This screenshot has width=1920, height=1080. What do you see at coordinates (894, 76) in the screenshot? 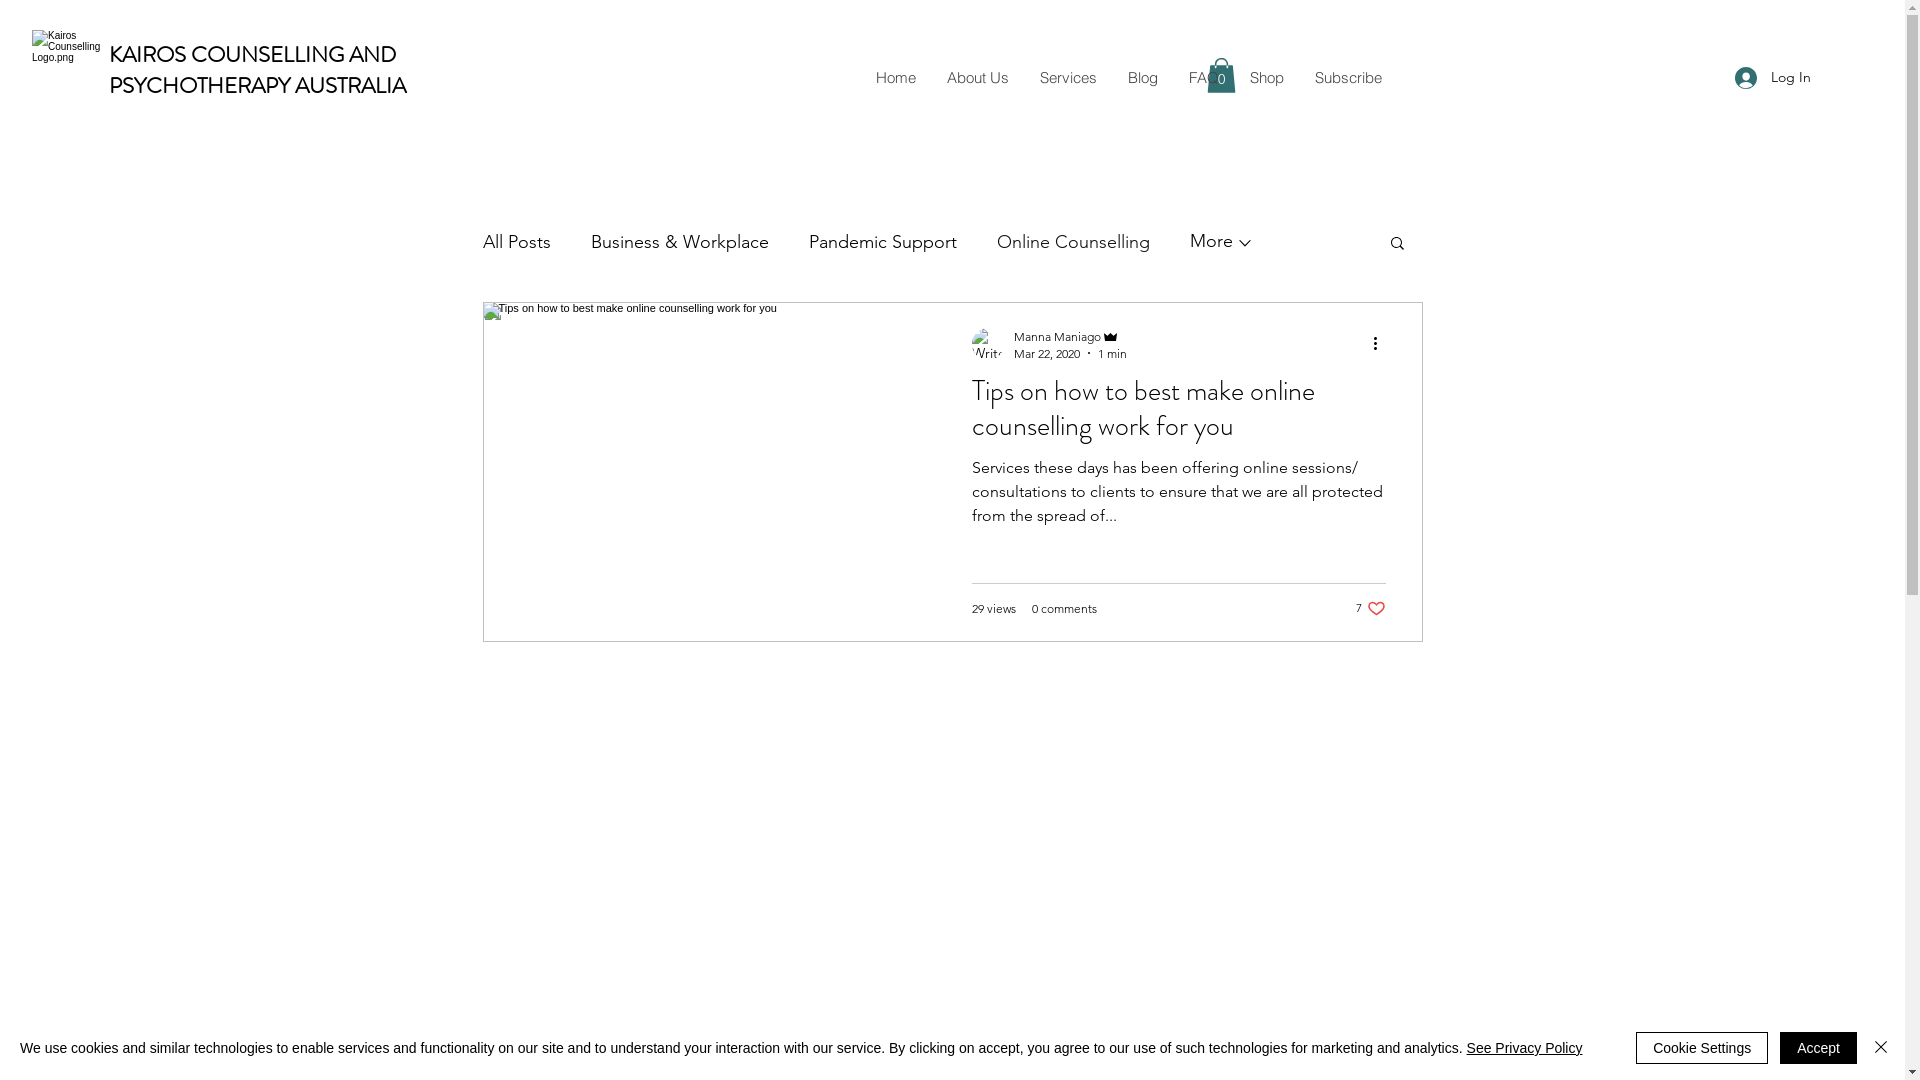
I see `'Home'` at bounding box center [894, 76].